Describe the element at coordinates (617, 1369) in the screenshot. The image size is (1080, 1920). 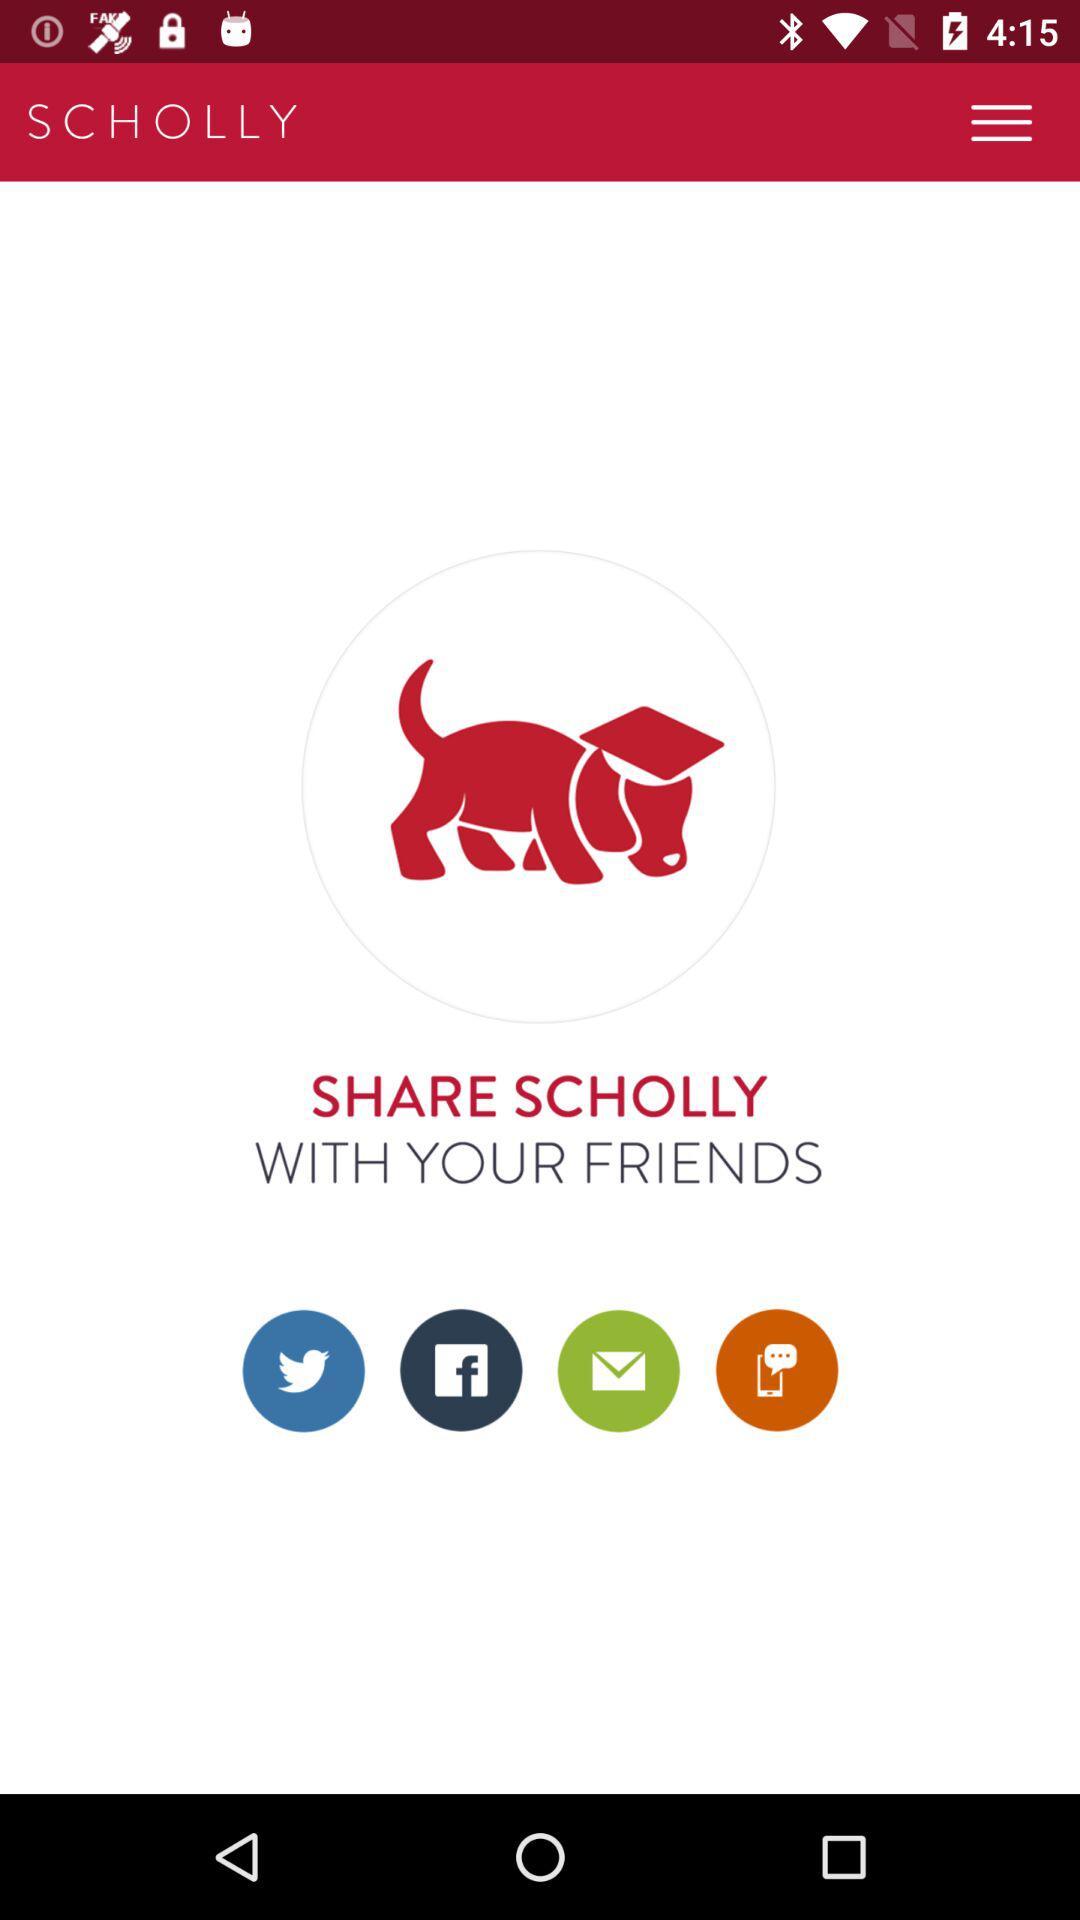
I see `the email icon` at that location.